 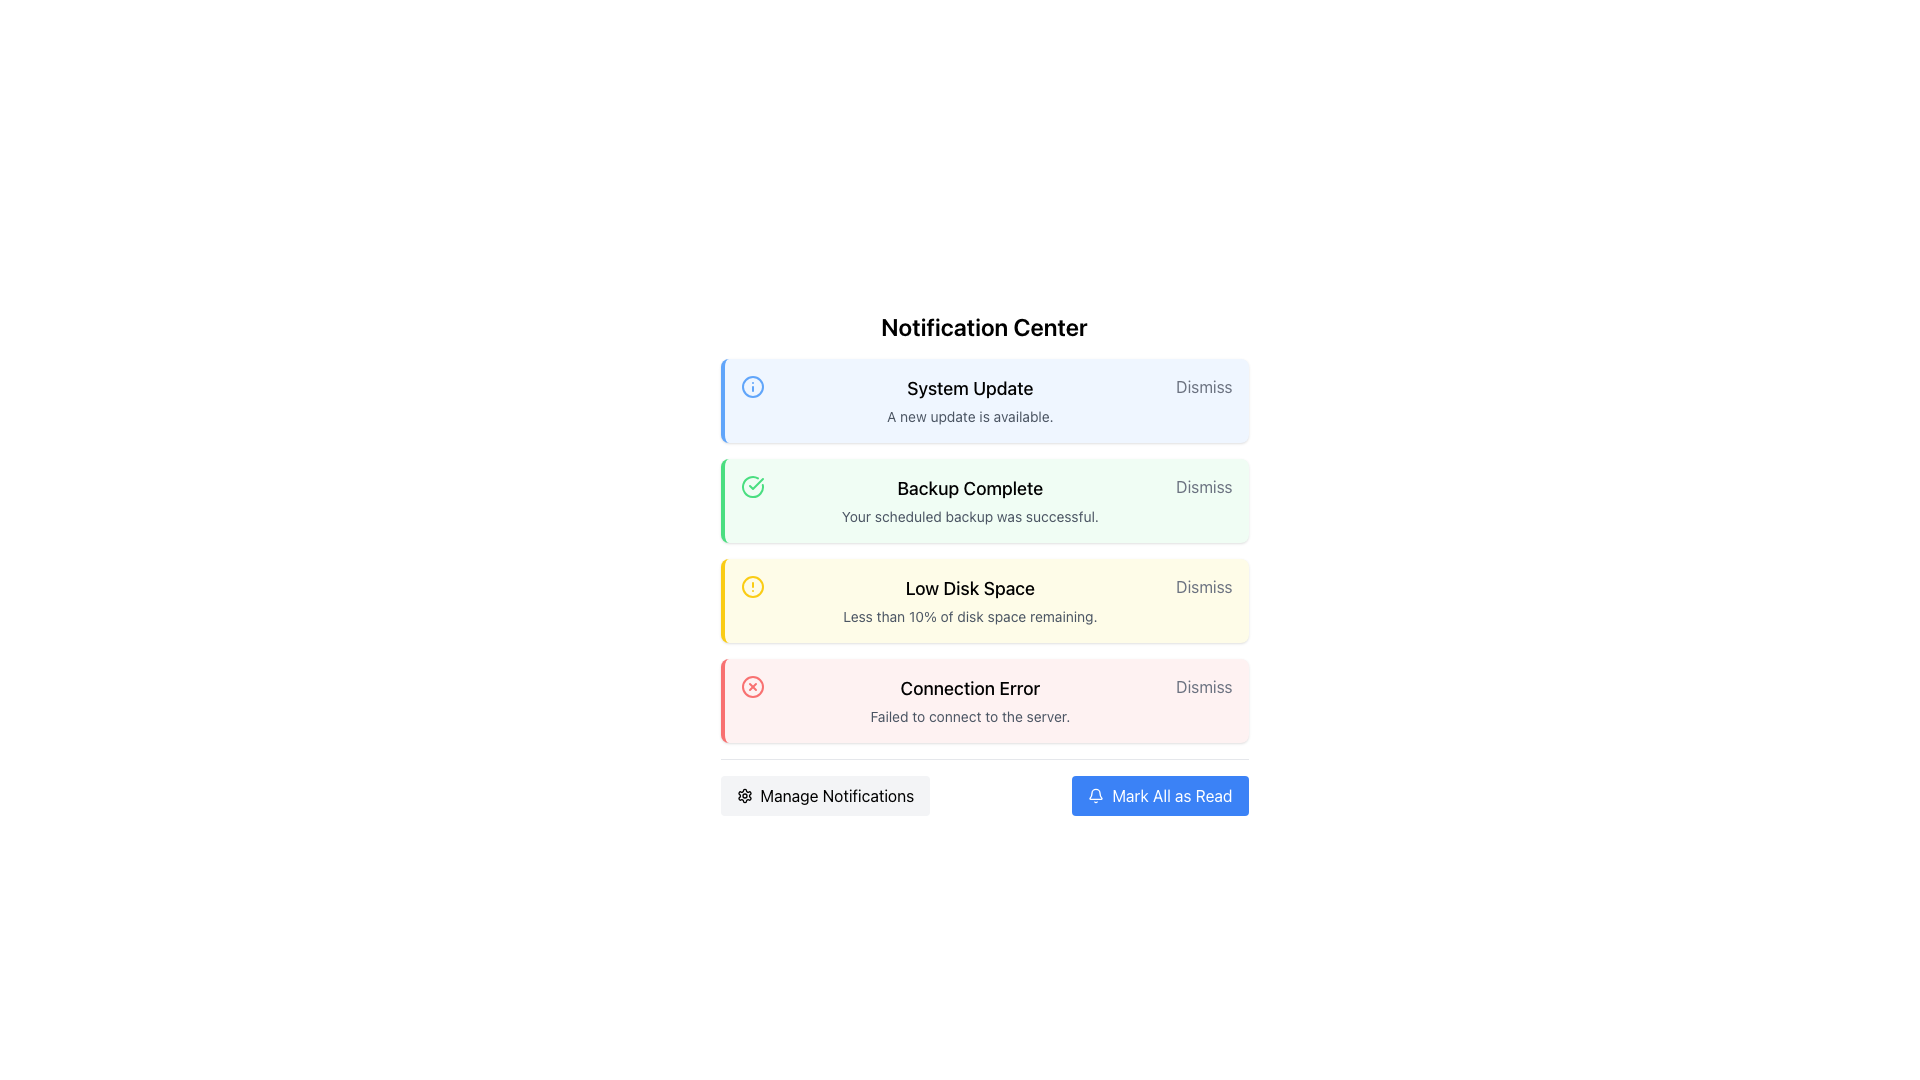 What do you see at coordinates (743, 794) in the screenshot?
I see `the 'Settings' icon located in the lower-left corner of the interface, next to the 'Manage Notifications' button` at bounding box center [743, 794].